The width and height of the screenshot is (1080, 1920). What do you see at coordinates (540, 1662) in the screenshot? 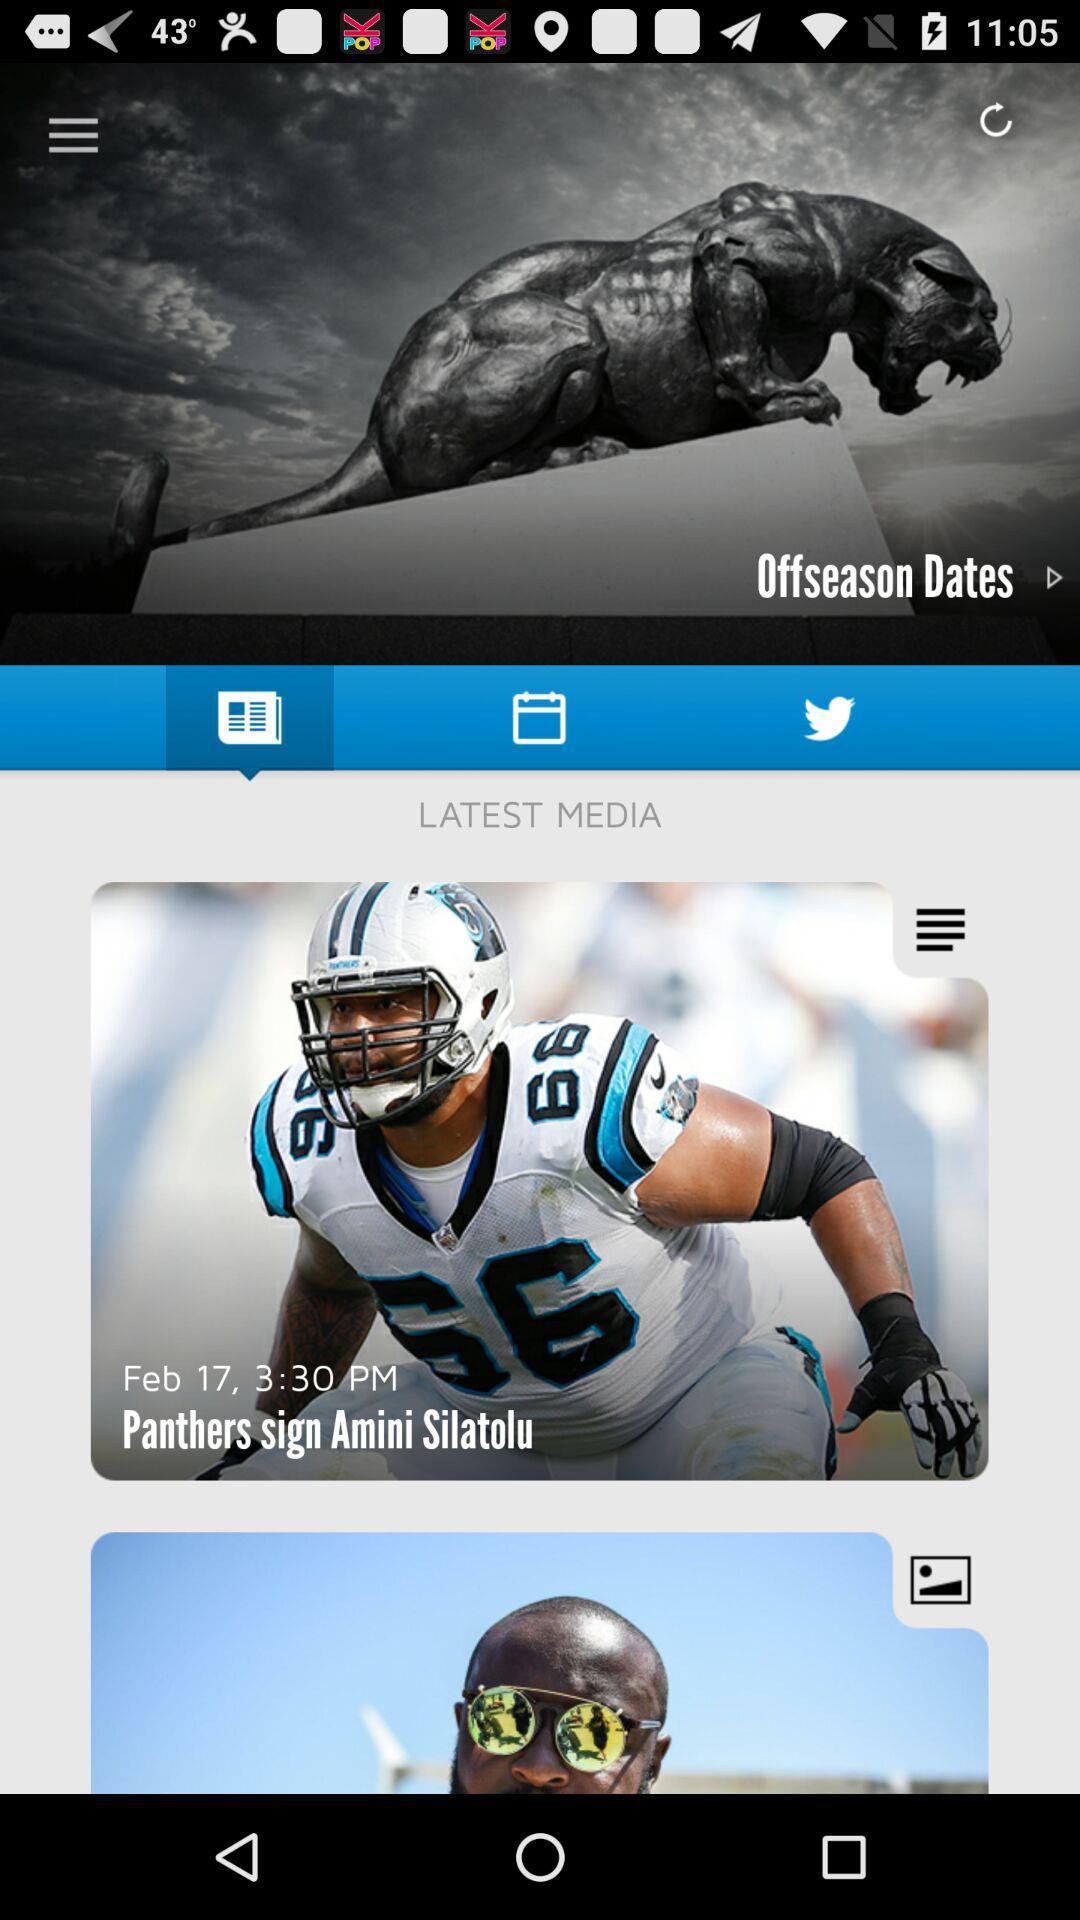
I see `the third image` at bounding box center [540, 1662].